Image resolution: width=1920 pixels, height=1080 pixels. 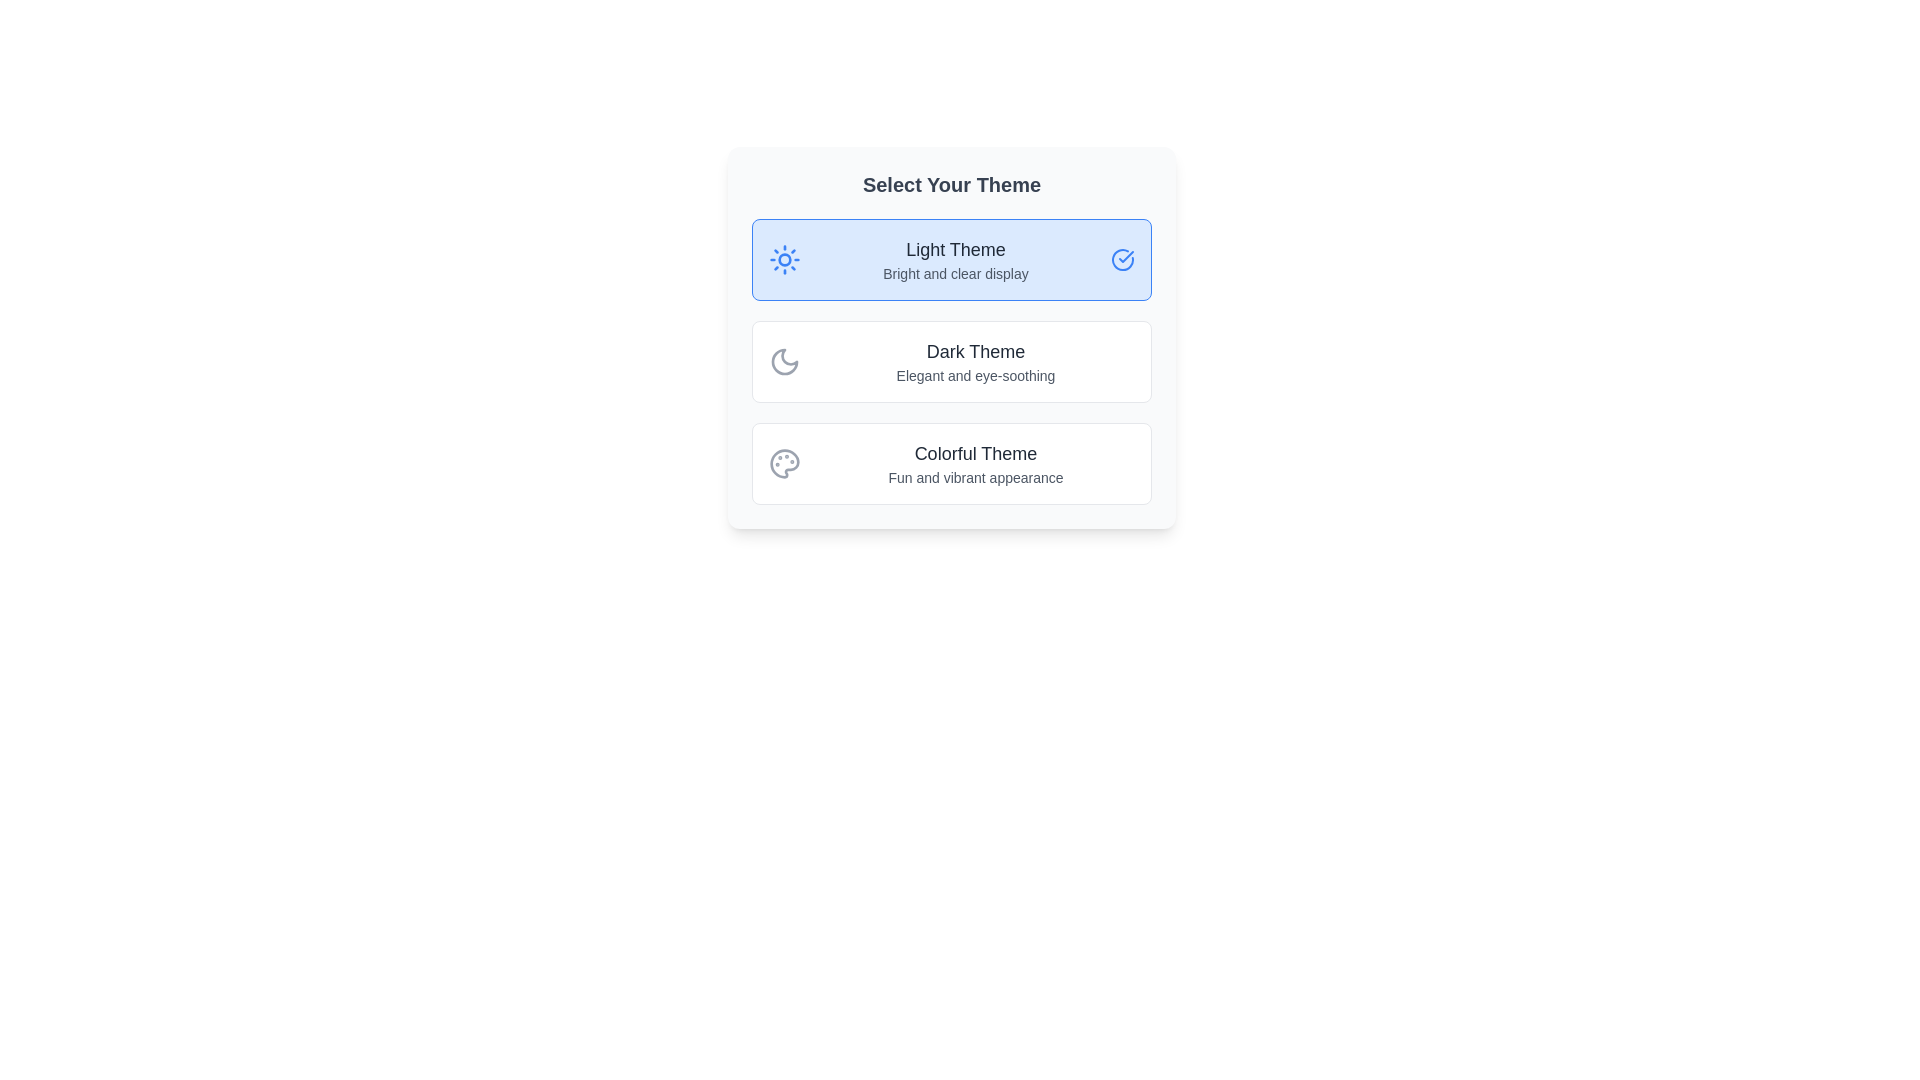 What do you see at coordinates (975, 454) in the screenshot?
I see `the text label reading 'Colorful Theme' which is styled with a larger font size and dark gray color, positioned centrally as the header for the 'Colorful Theme' section` at bounding box center [975, 454].